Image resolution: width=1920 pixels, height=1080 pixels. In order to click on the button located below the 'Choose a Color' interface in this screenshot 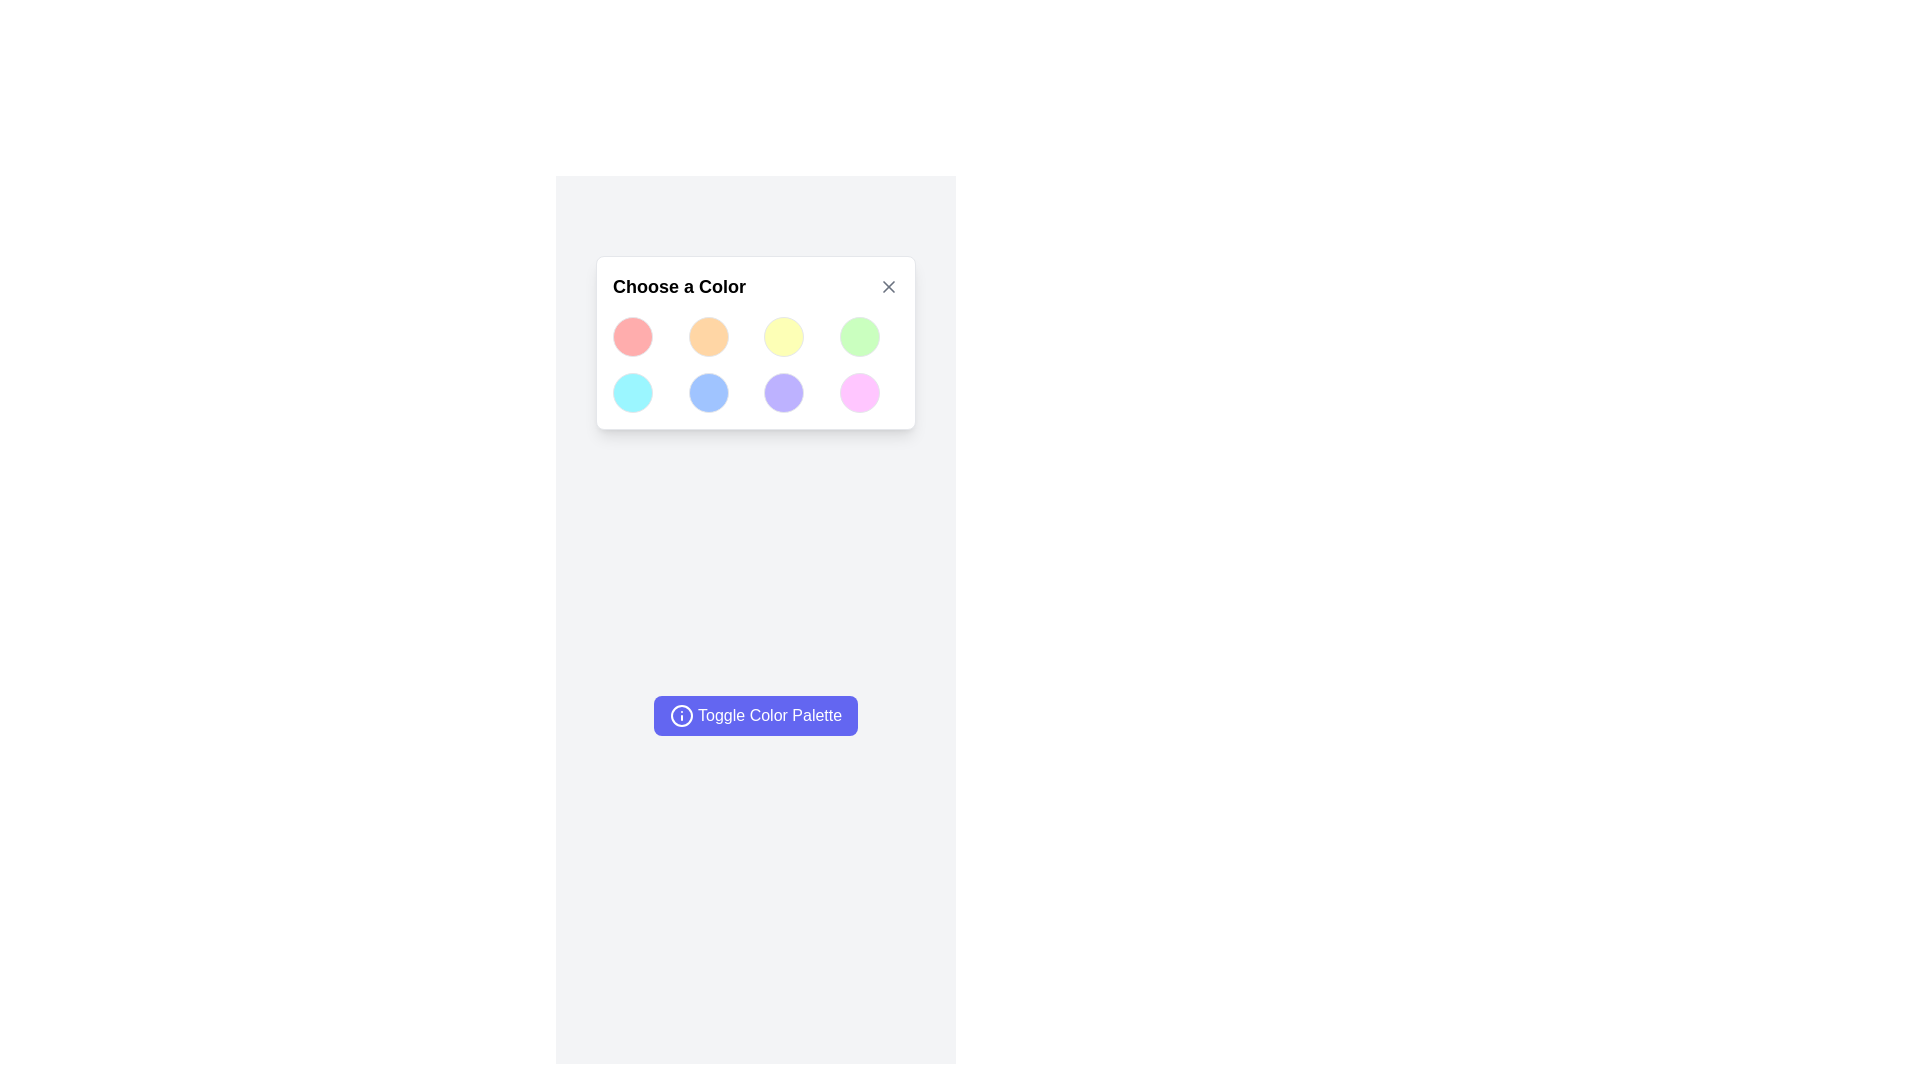, I will do `click(754, 713)`.